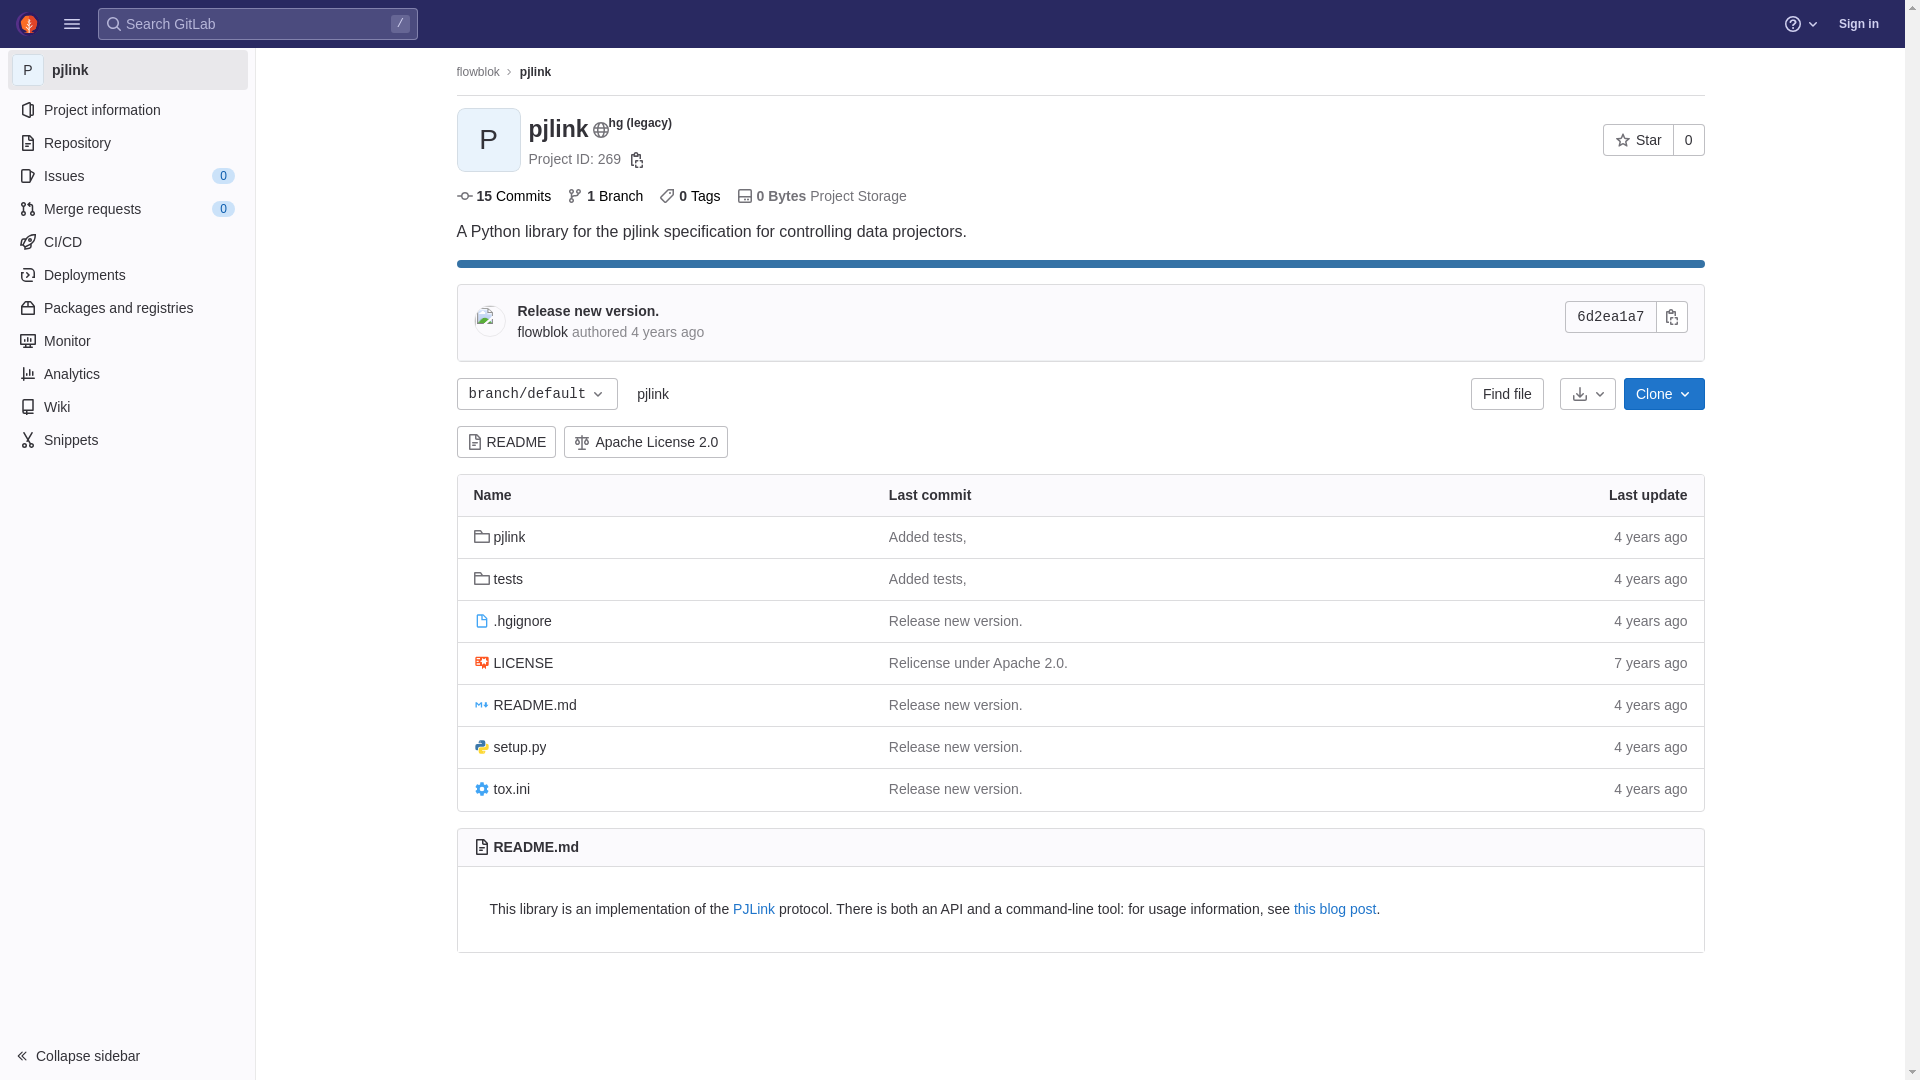  Describe the element at coordinates (513, 620) in the screenshot. I see `'.hgignore'` at that location.